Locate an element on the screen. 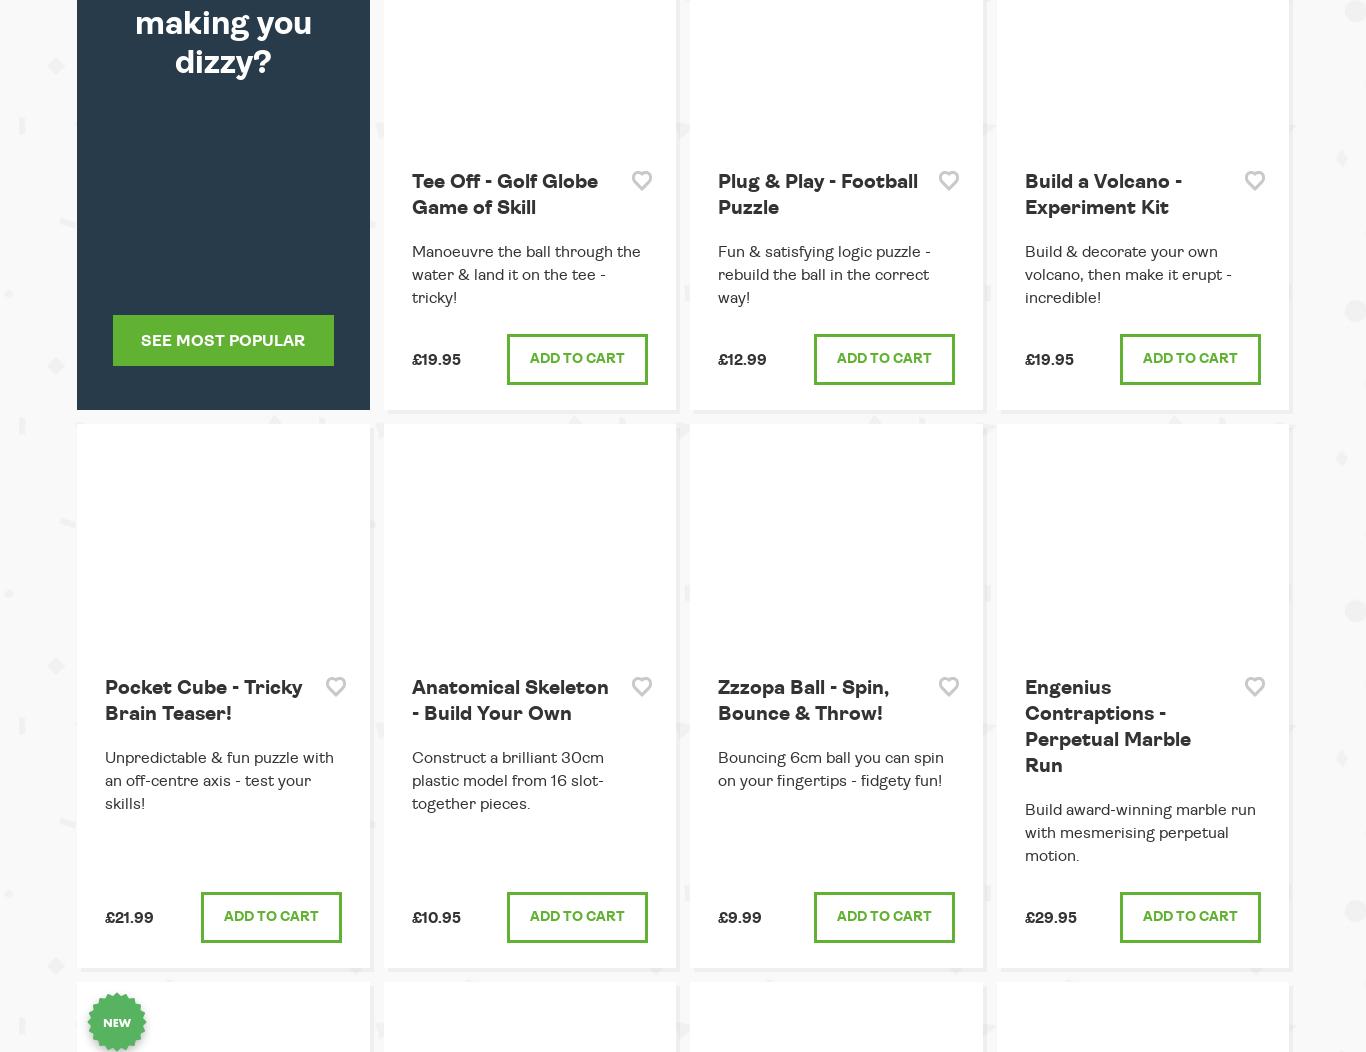 The image size is (1366, 1052). 'Plug & Play - Football Puzzle' is located at coordinates (717, 195).